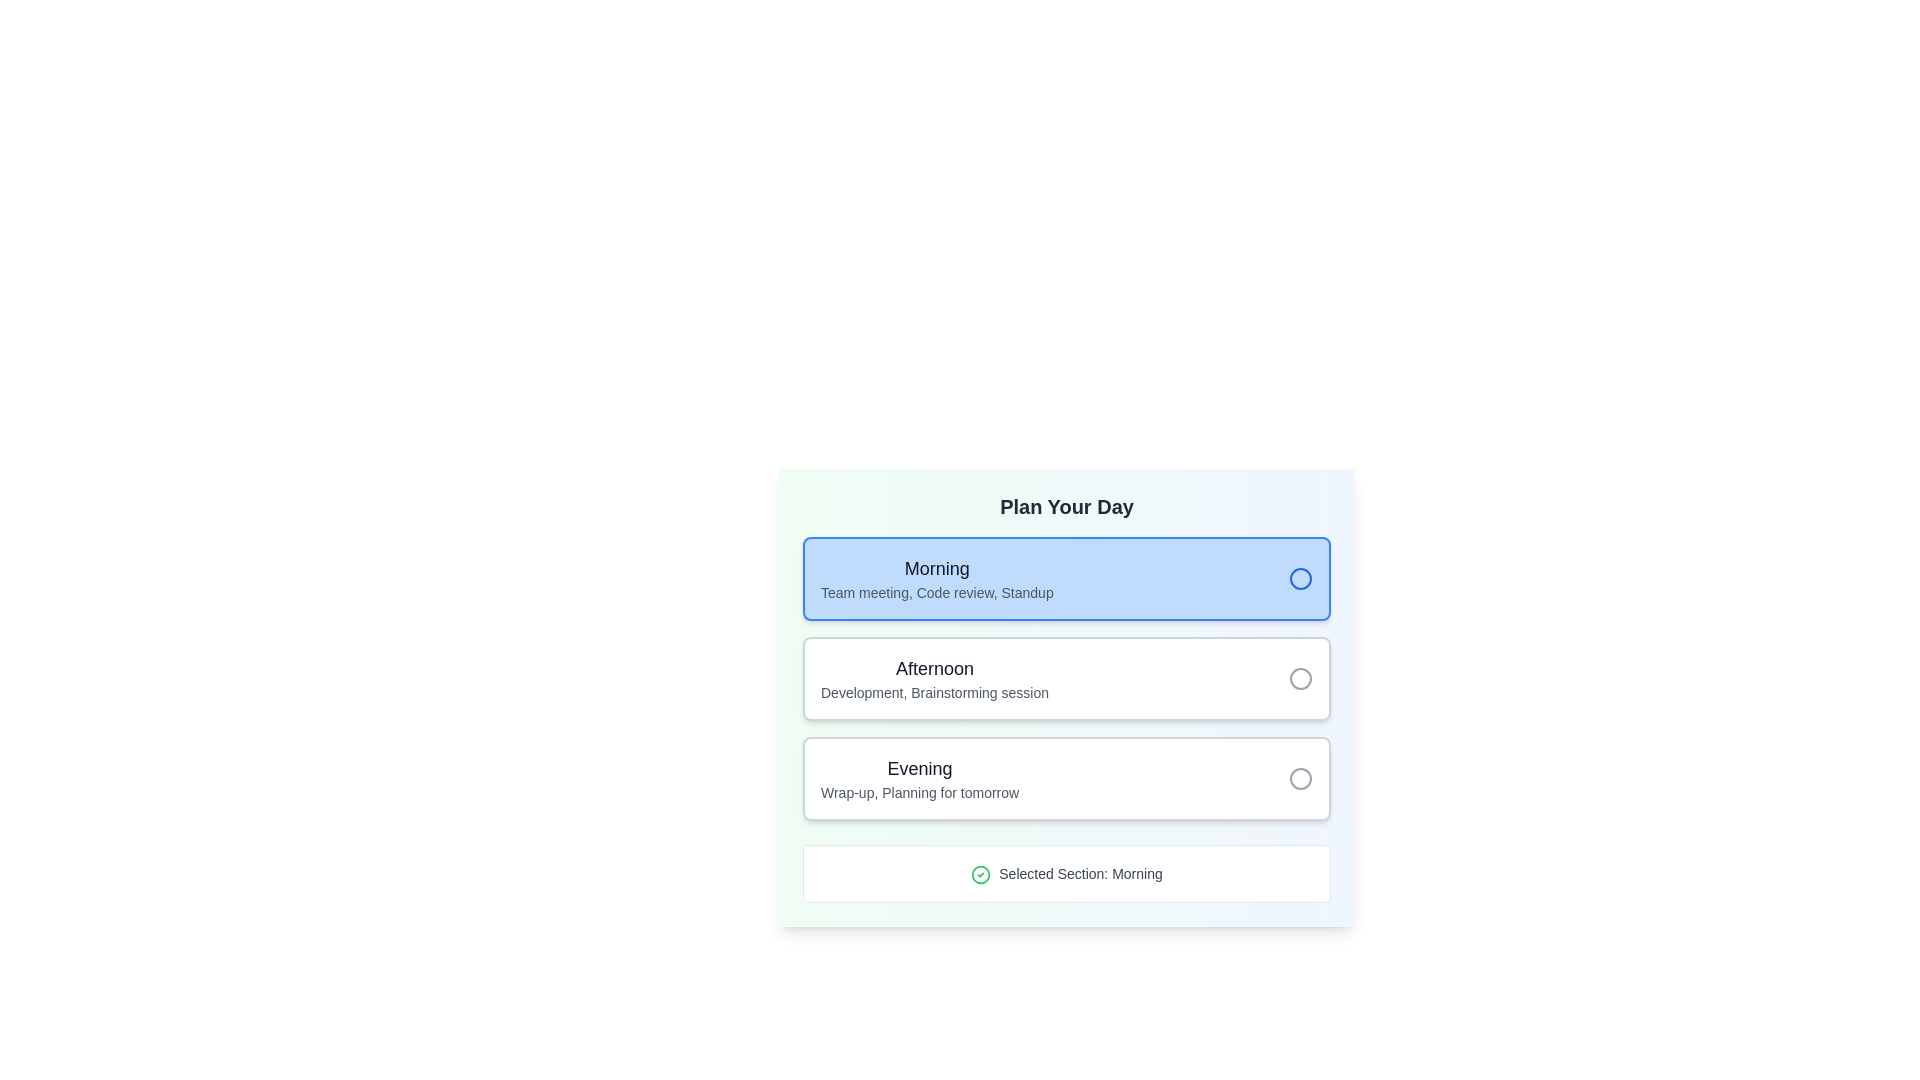 The image size is (1920, 1080). What do you see at coordinates (936, 569) in the screenshot?
I see `the Text Label displaying 'Morning' in bold, large dark gray font, located at the top of the card-like section with a light blue background` at bounding box center [936, 569].